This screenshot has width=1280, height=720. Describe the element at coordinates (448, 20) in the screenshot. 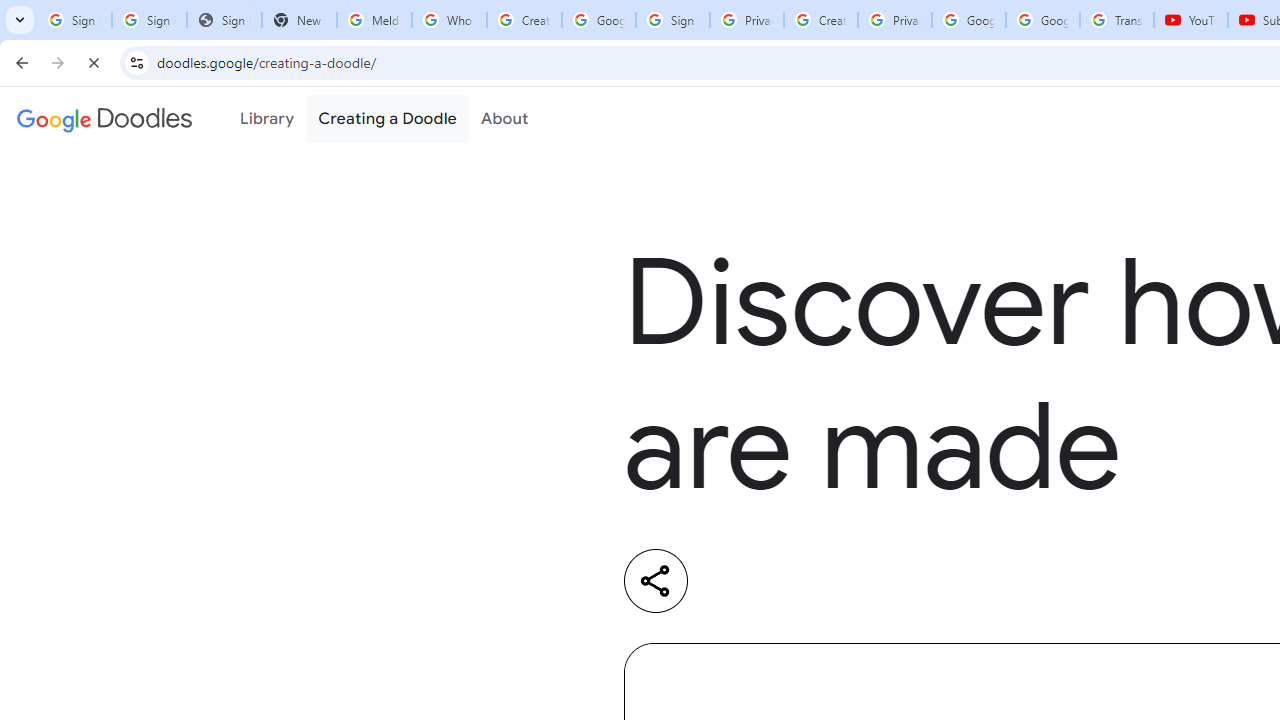

I see `'Who is my administrator? - Google Account Help'` at that location.